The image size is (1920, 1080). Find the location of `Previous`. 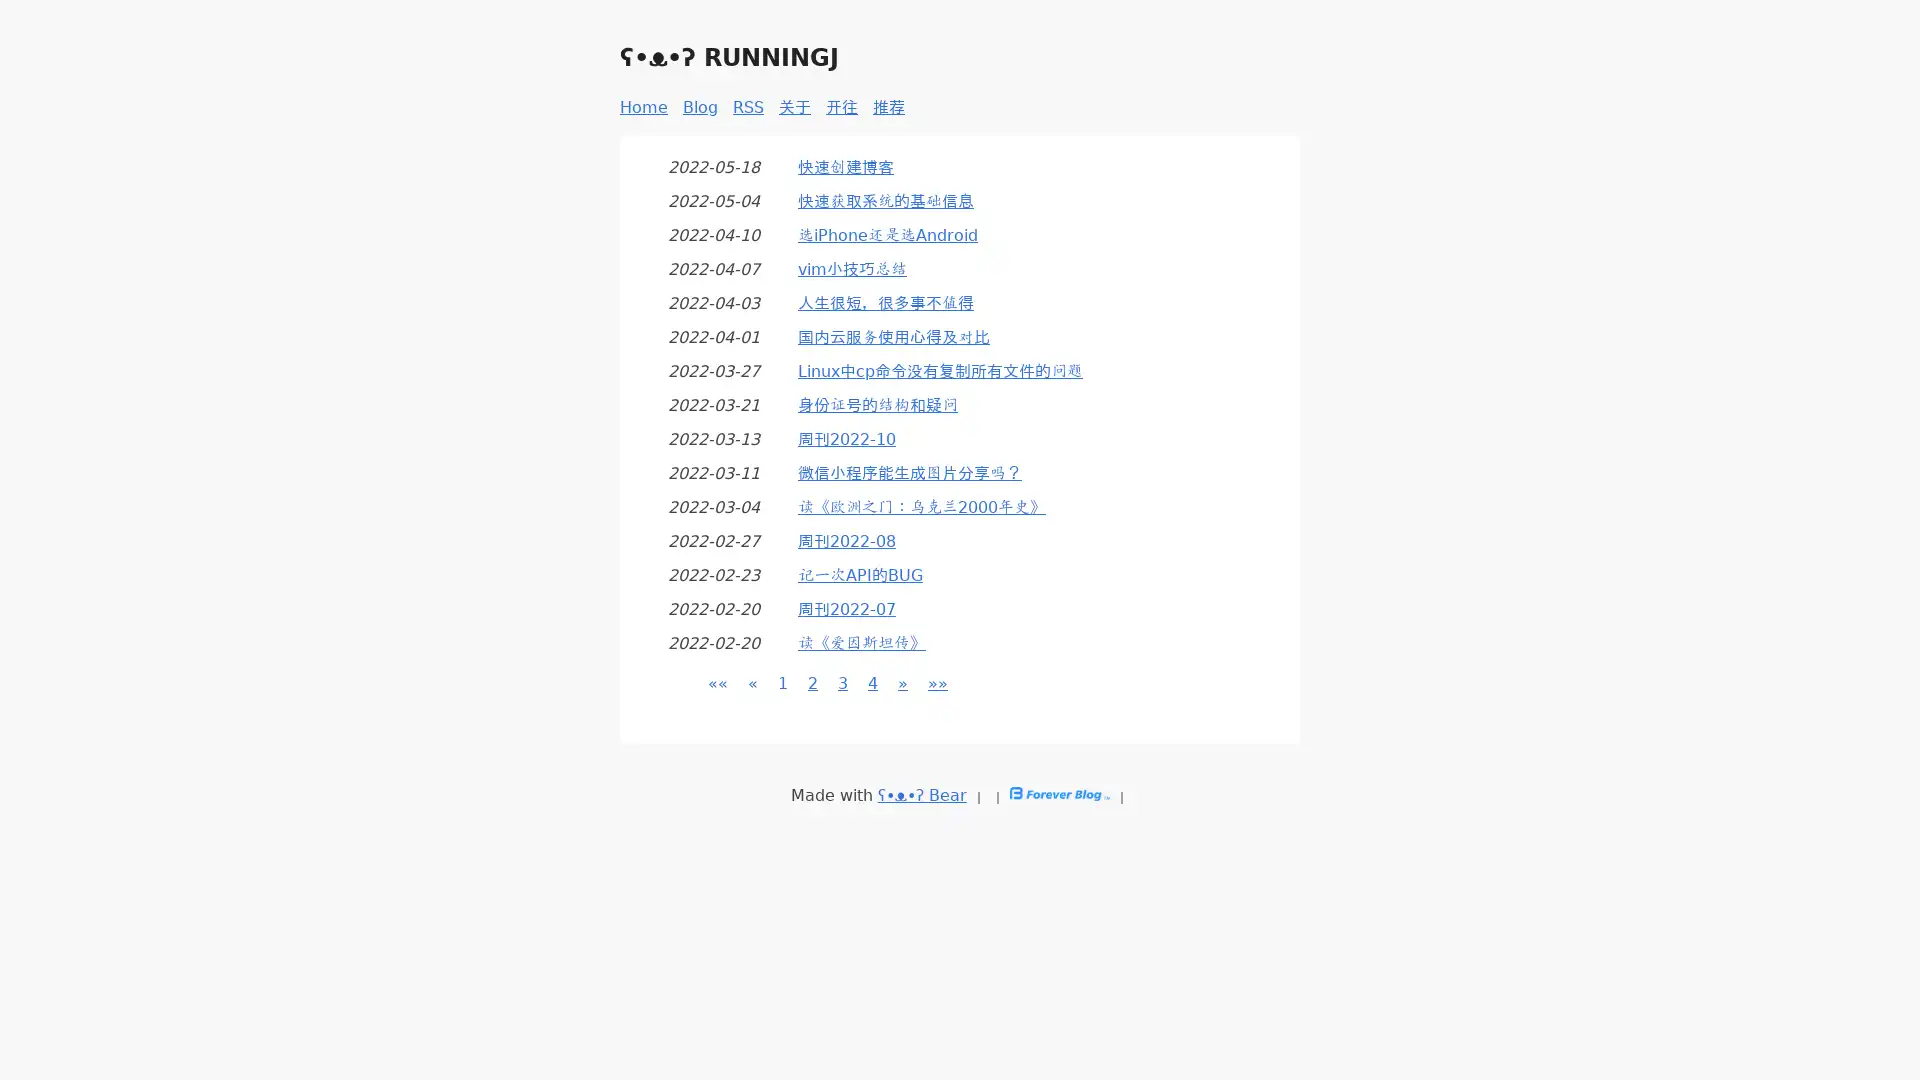

Previous is located at coordinates (752, 681).